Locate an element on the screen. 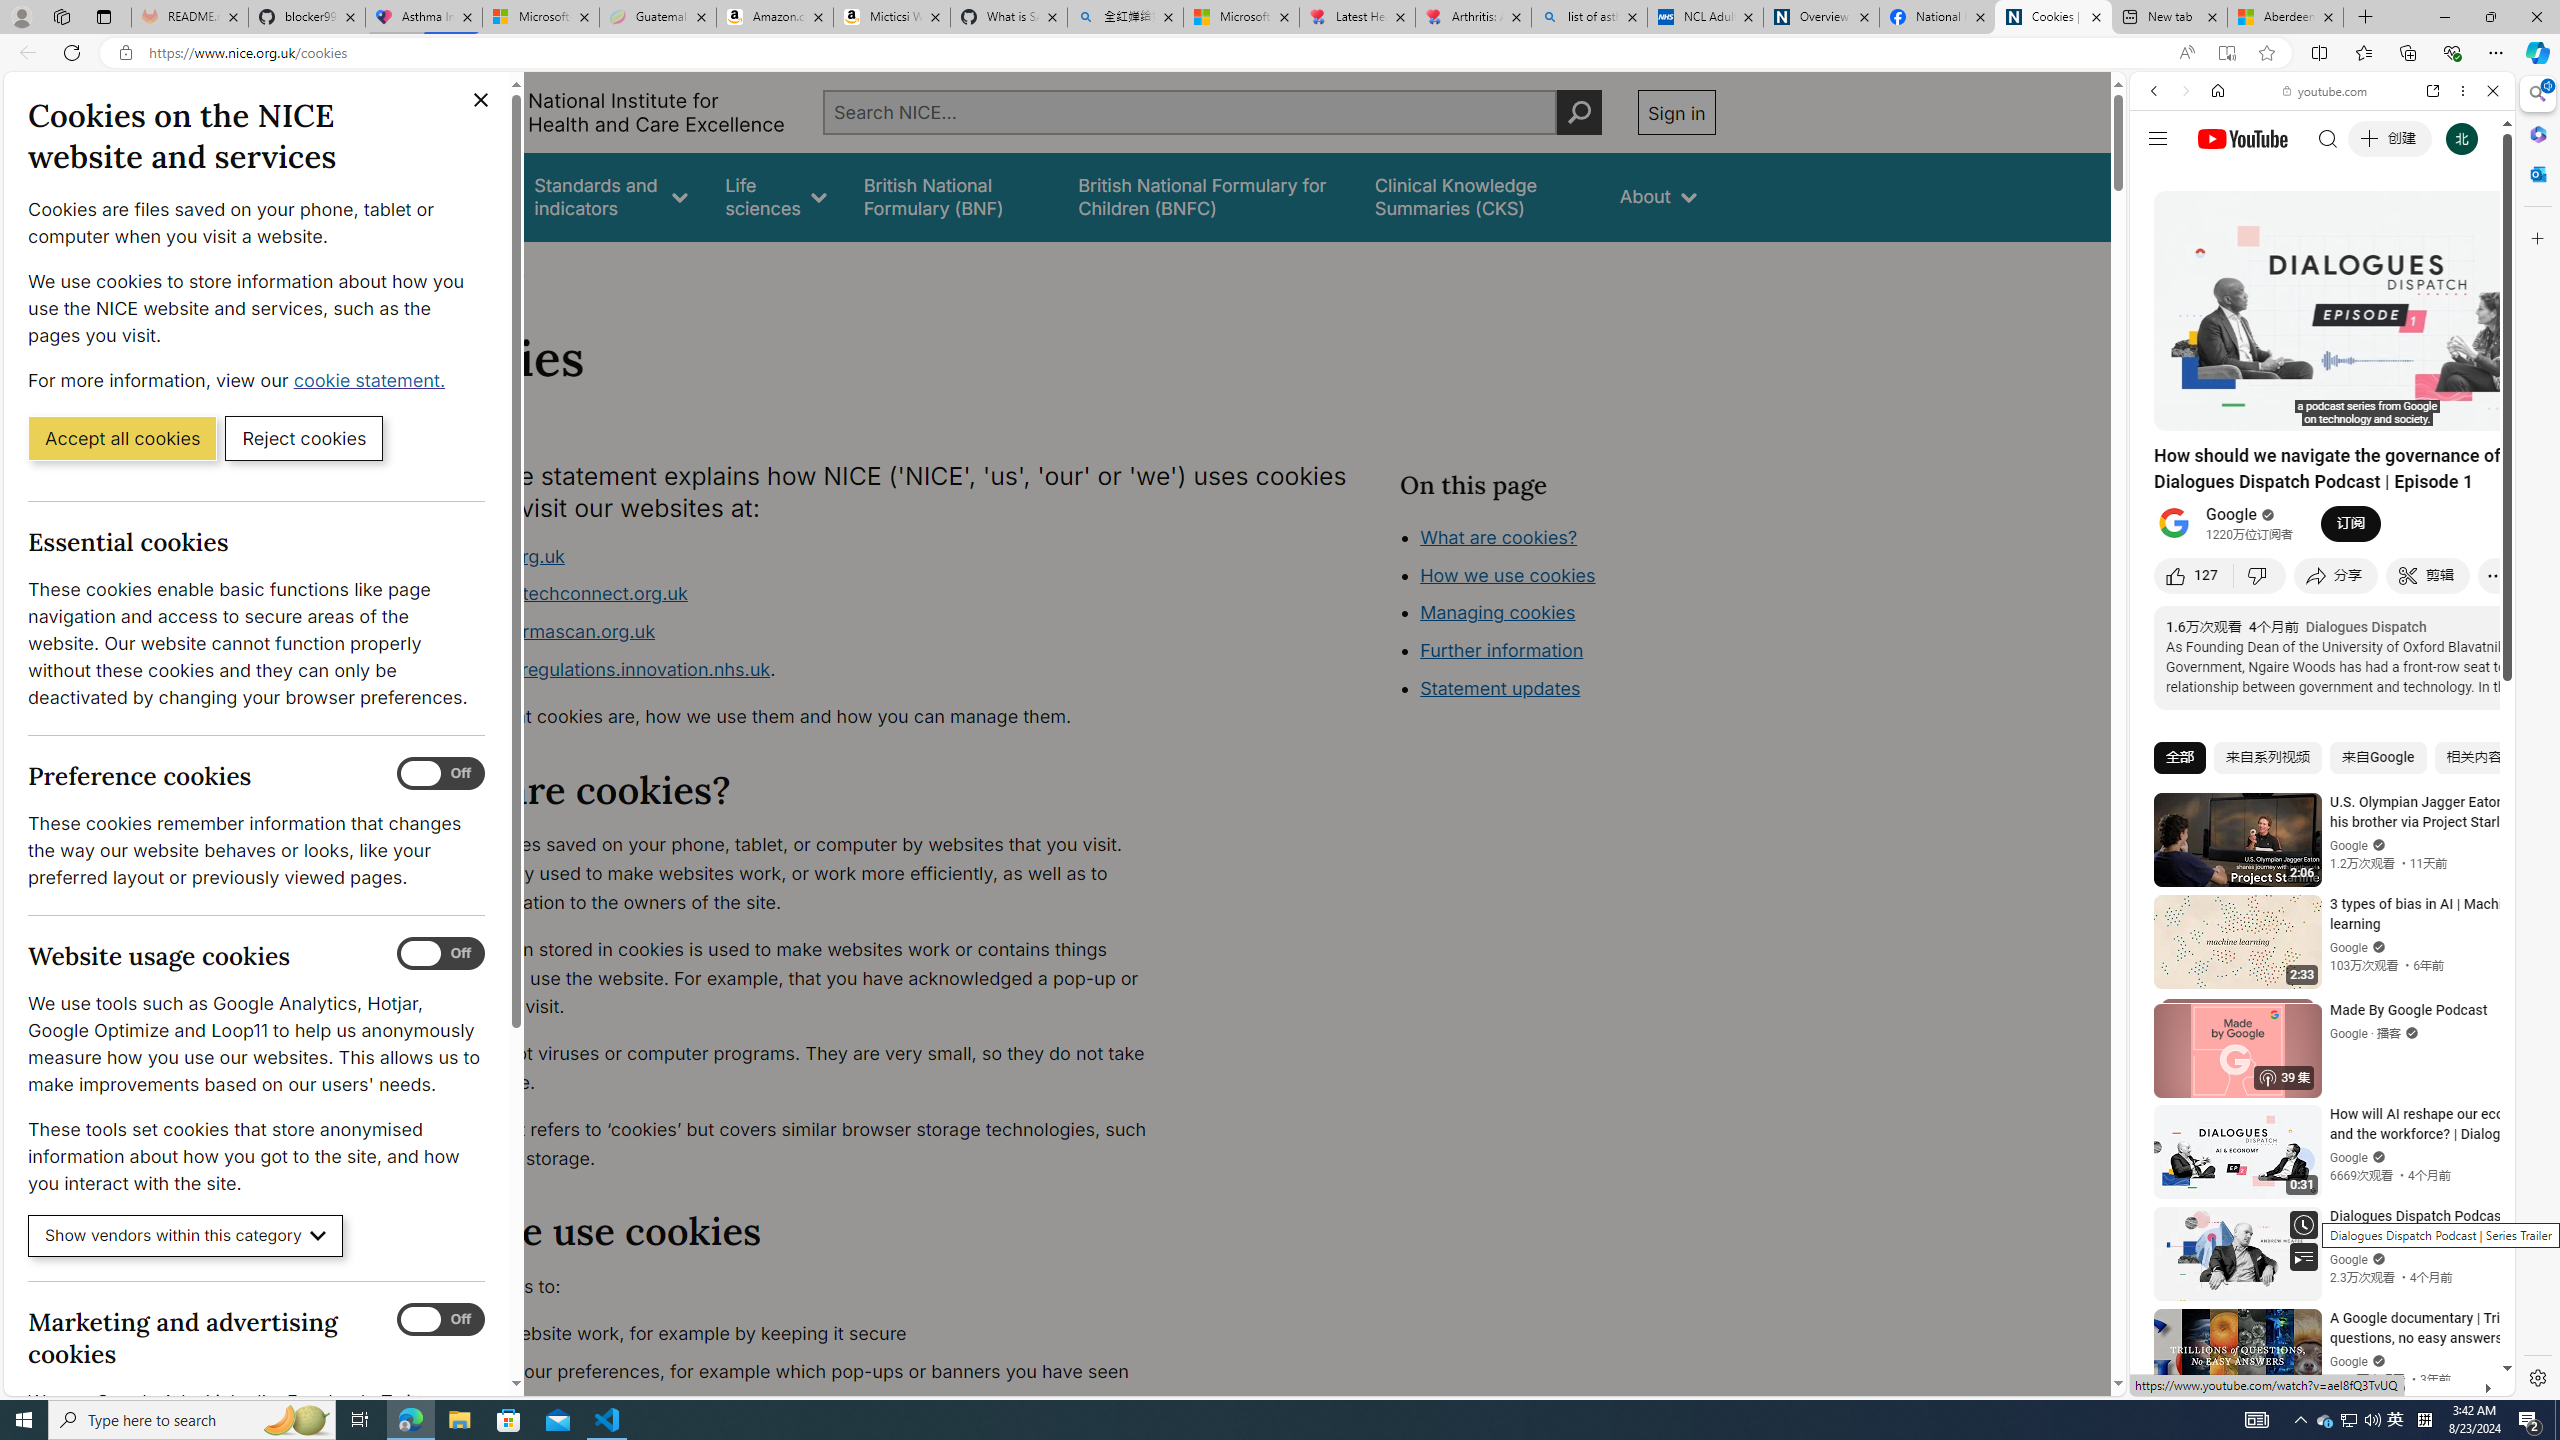 This screenshot has width=2560, height=1440. 'Website usage cookies' is located at coordinates (440, 953).